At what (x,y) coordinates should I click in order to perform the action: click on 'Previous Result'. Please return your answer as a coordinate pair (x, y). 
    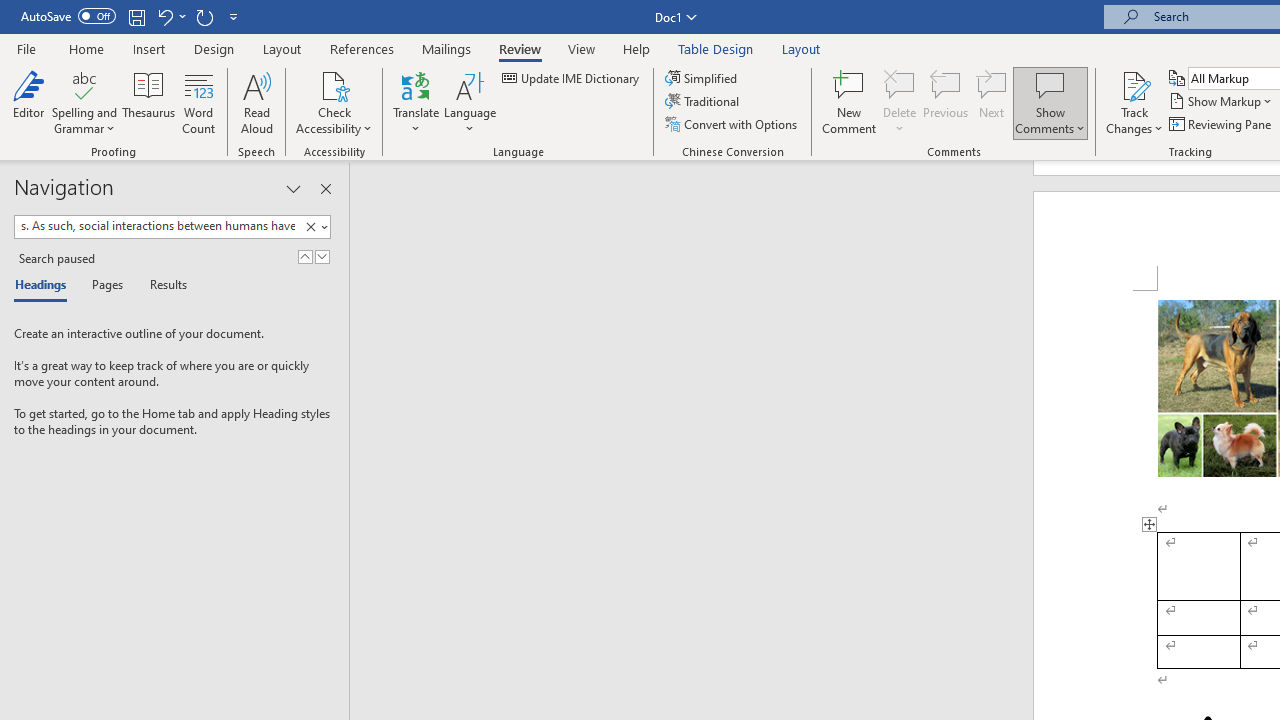
    Looking at the image, I should click on (304, 256).